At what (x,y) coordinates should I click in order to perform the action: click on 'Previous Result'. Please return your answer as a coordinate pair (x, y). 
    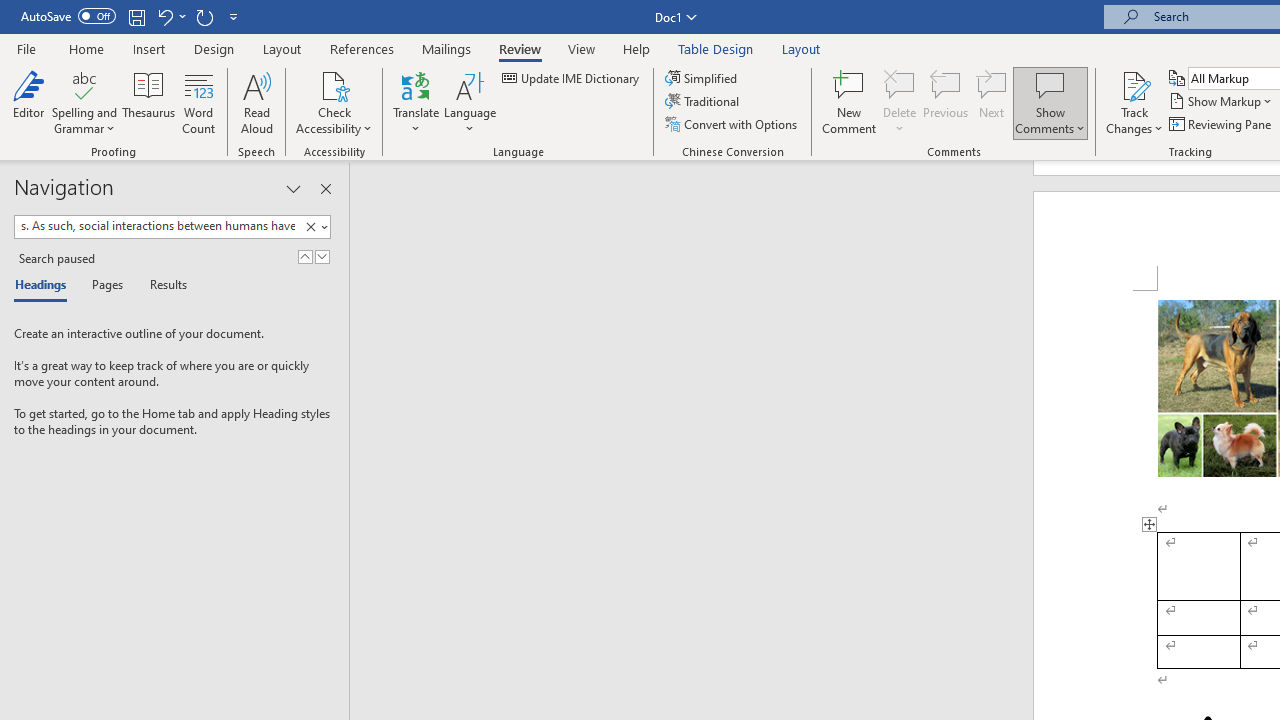
    Looking at the image, I should click on (304, 256).